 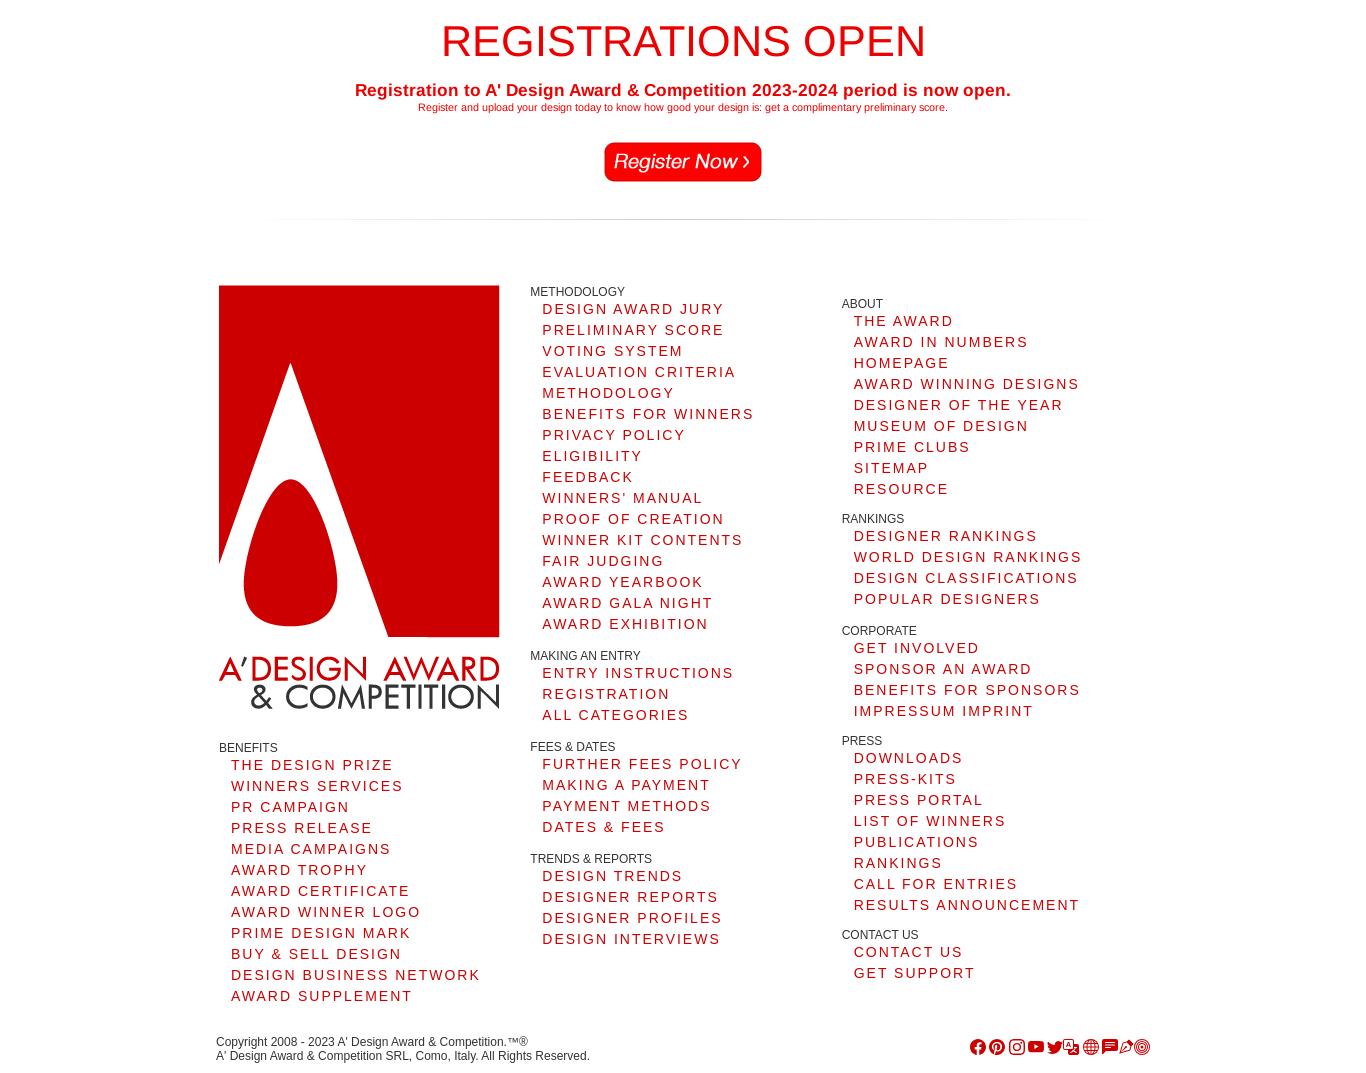 I want to click on 'AWARD SUPPLEMENT', so click(x=321, y=993).